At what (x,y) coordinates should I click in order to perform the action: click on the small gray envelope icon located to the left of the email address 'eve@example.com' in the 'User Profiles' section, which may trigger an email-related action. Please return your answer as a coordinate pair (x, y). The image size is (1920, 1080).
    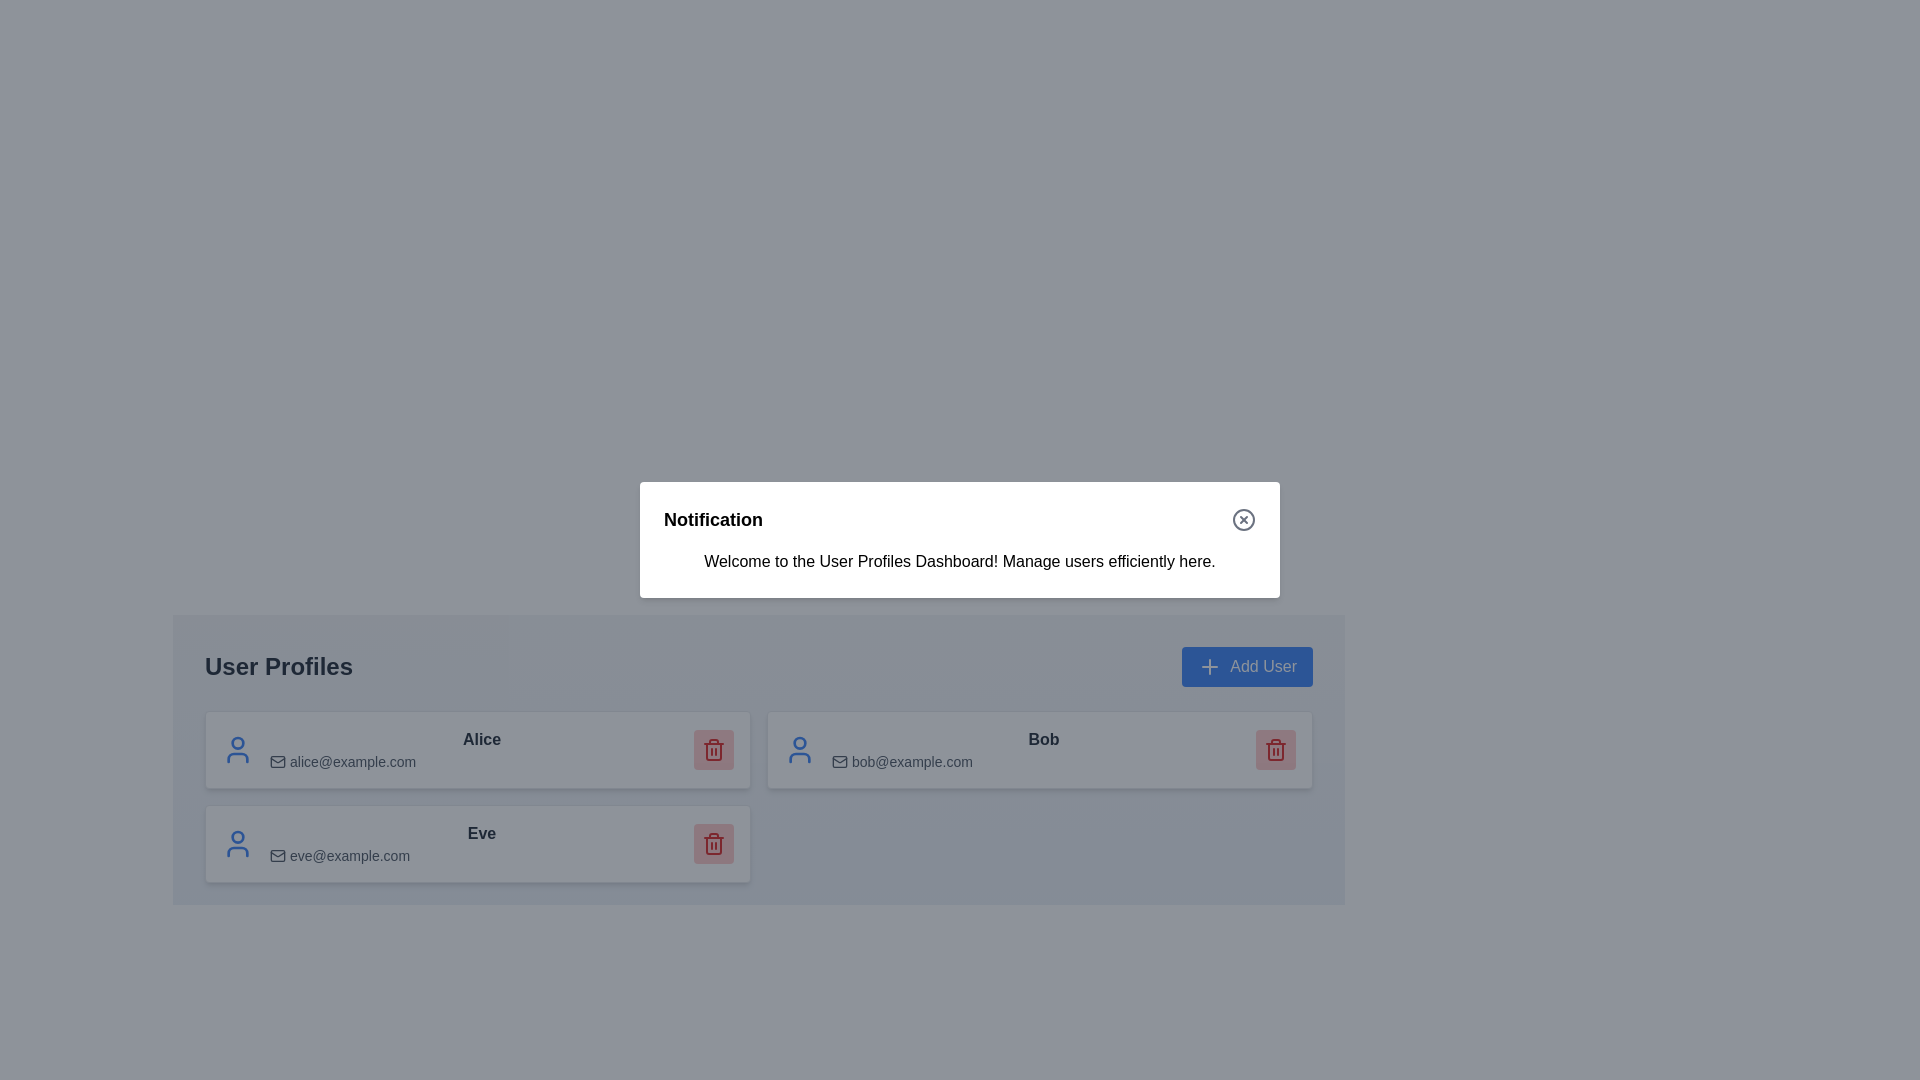
    Looking at the image, I should click on (277, 855).